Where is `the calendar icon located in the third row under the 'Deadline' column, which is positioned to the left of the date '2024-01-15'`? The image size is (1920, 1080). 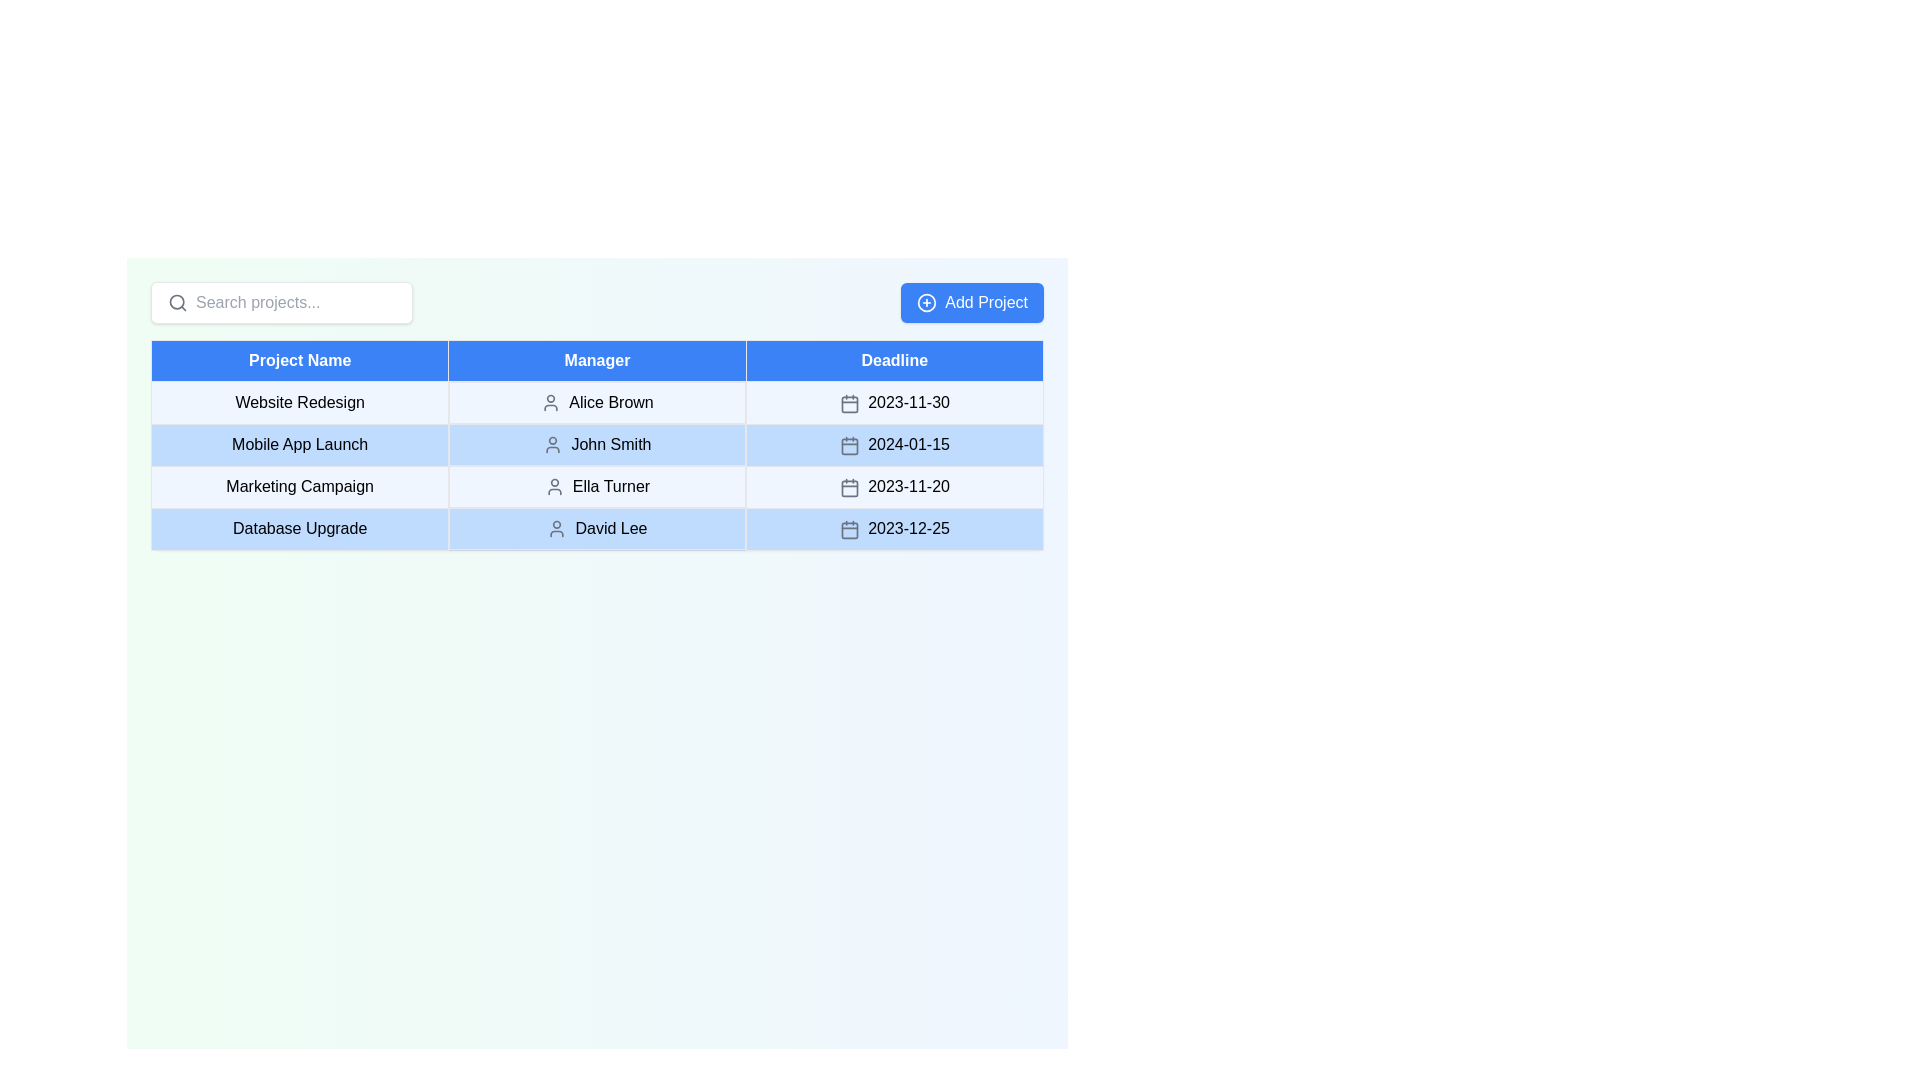 the calendar icon located in the third row under the 'Deadline' column, which is positioned to the left of the date '2024-01-15' is located at coordinates (849, 444).